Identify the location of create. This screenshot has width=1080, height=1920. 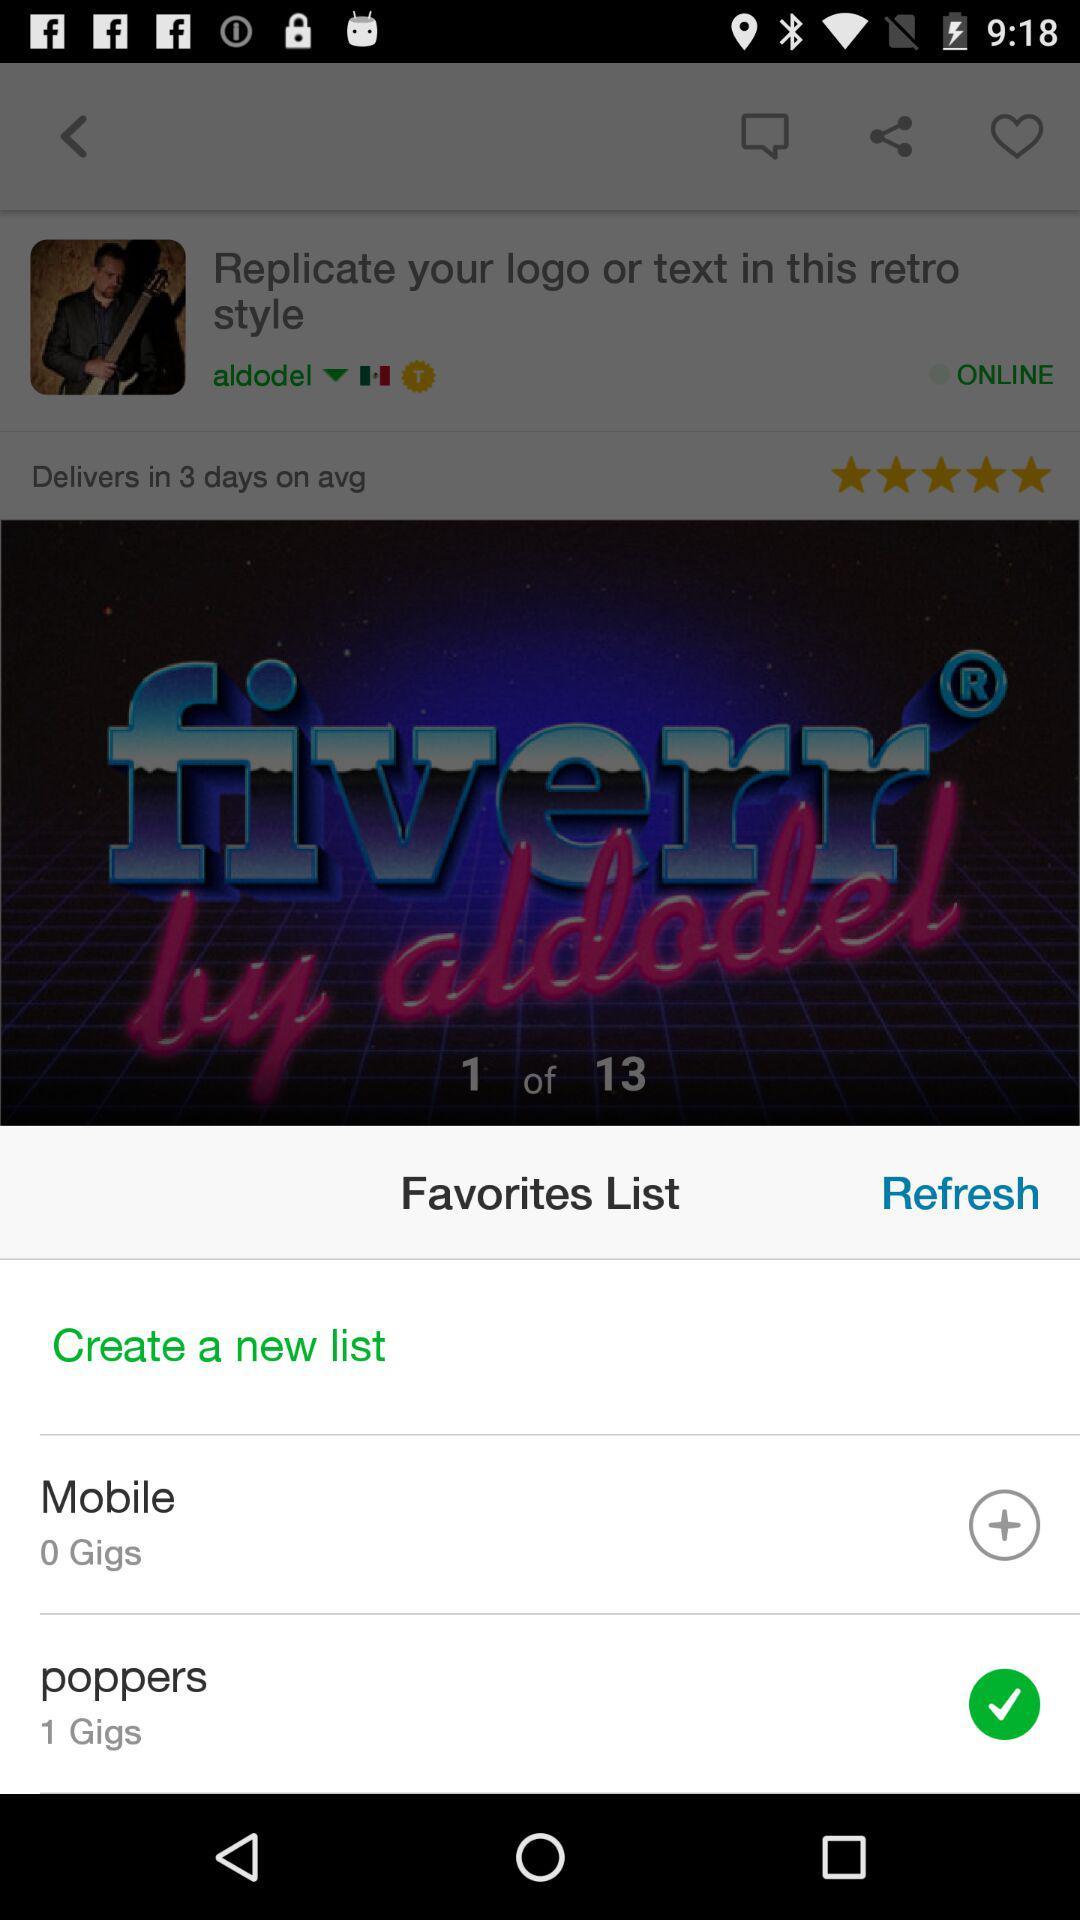
(540, 1347).